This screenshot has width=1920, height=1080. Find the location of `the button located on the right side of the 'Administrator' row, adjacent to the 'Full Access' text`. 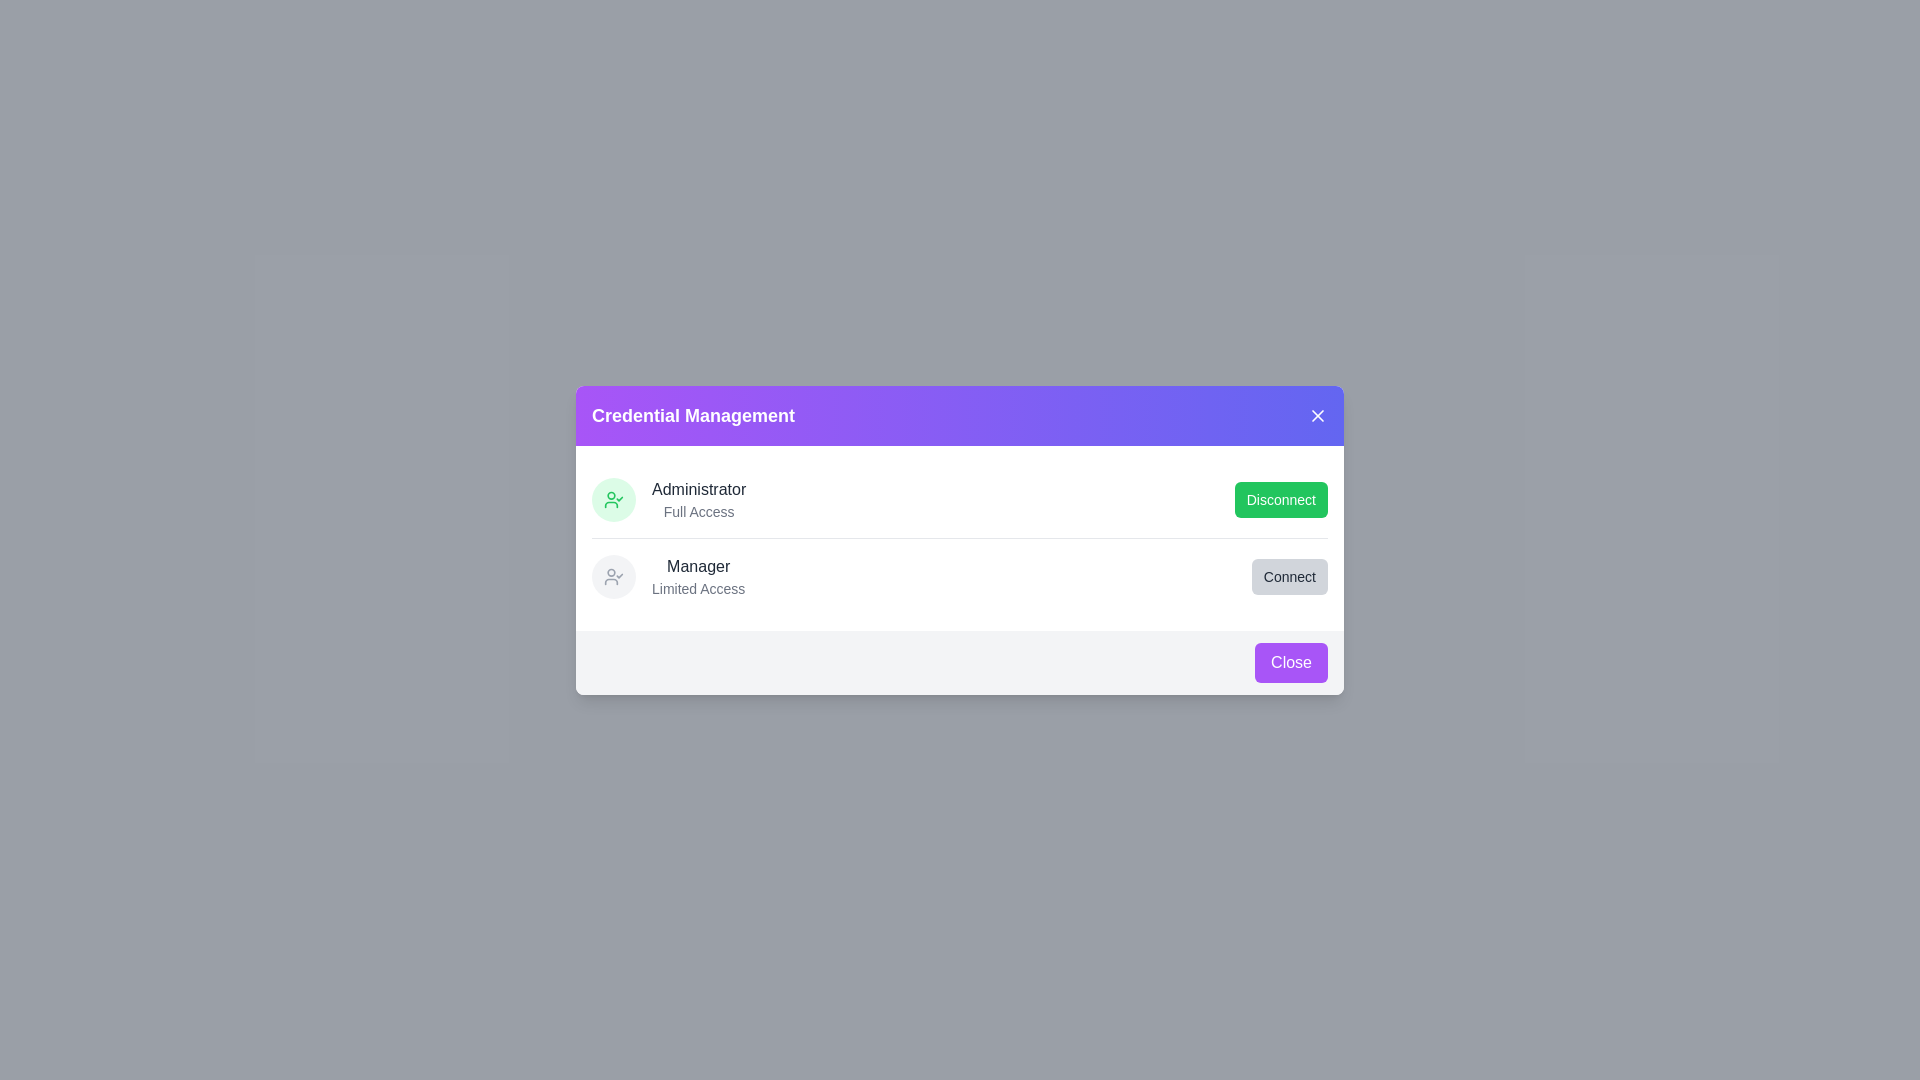

the button located on the right side of the 'Administrator' row, adjacent to the 'Full Access' text is located at coordinates (1281, 498).